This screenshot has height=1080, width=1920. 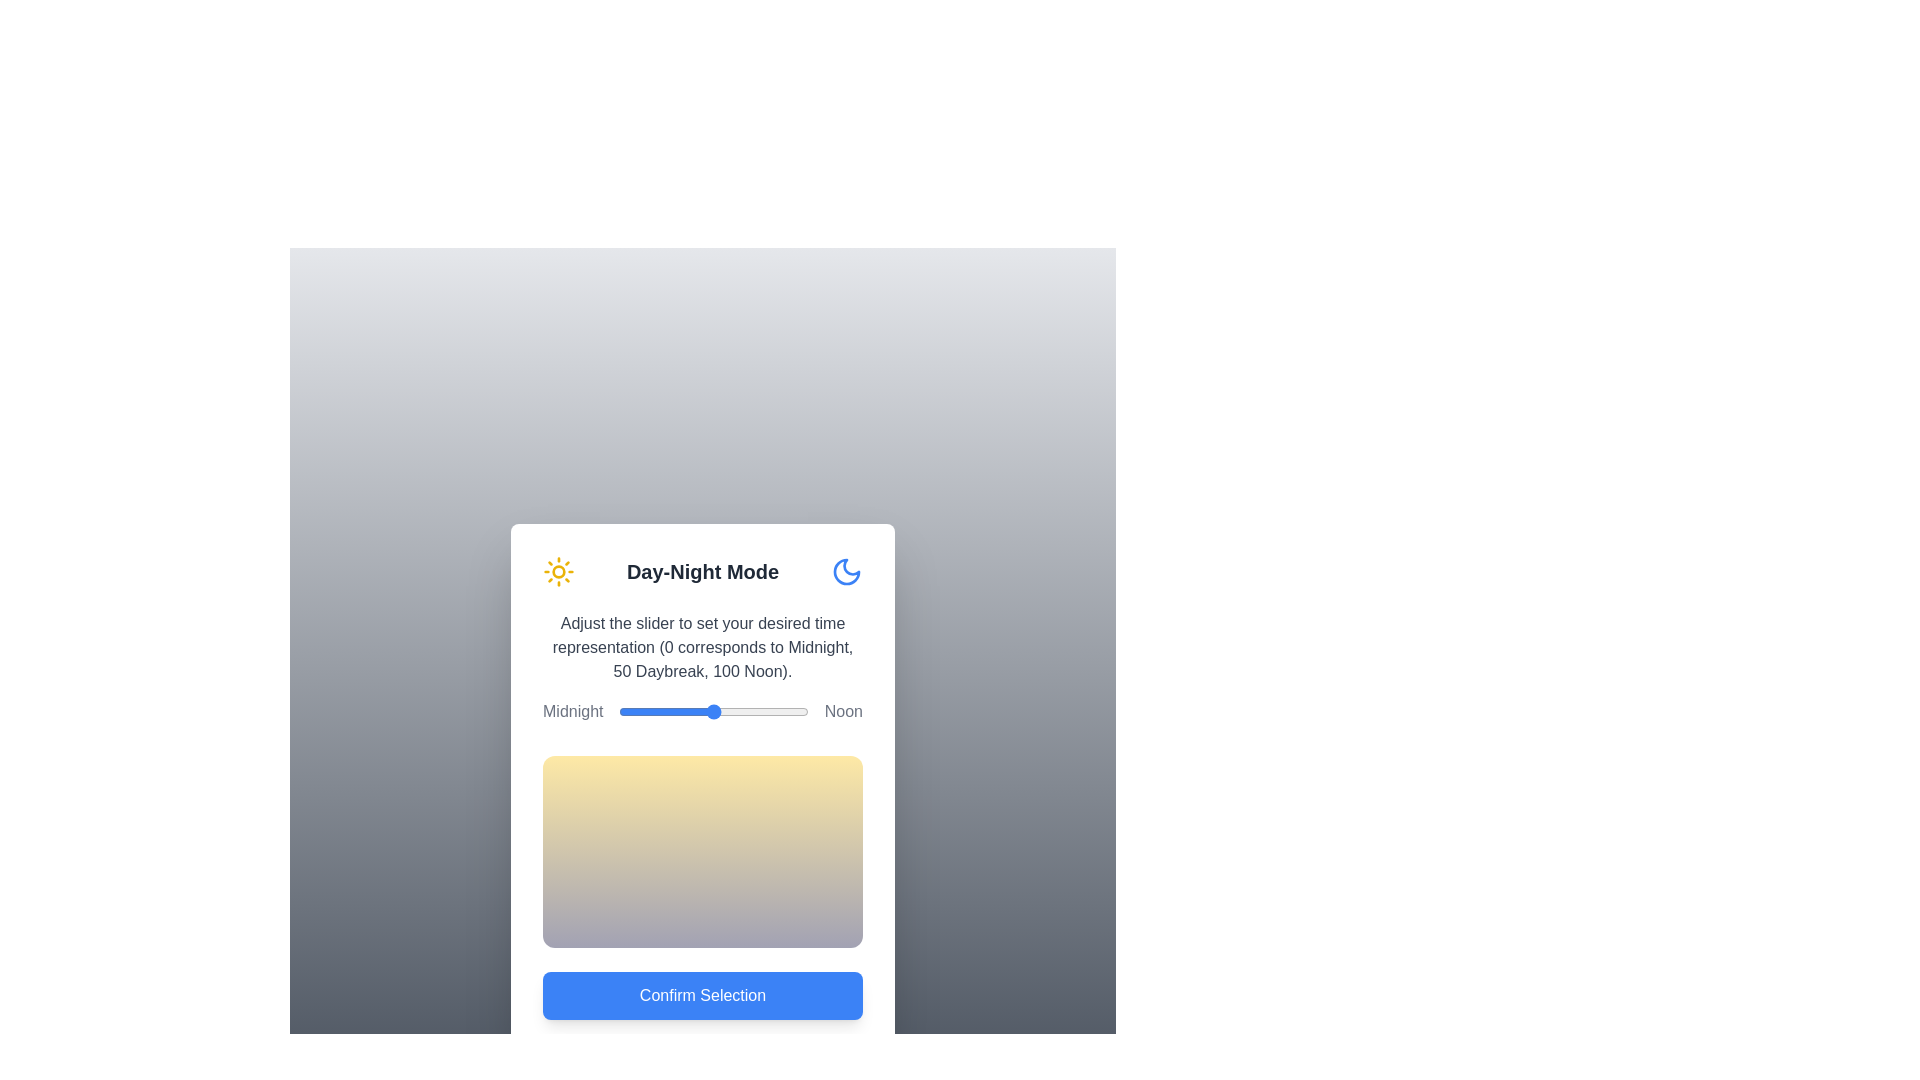 I want to click on the slider to set the time representation to 65, observing the gradient change, so click(x=741, y=711).